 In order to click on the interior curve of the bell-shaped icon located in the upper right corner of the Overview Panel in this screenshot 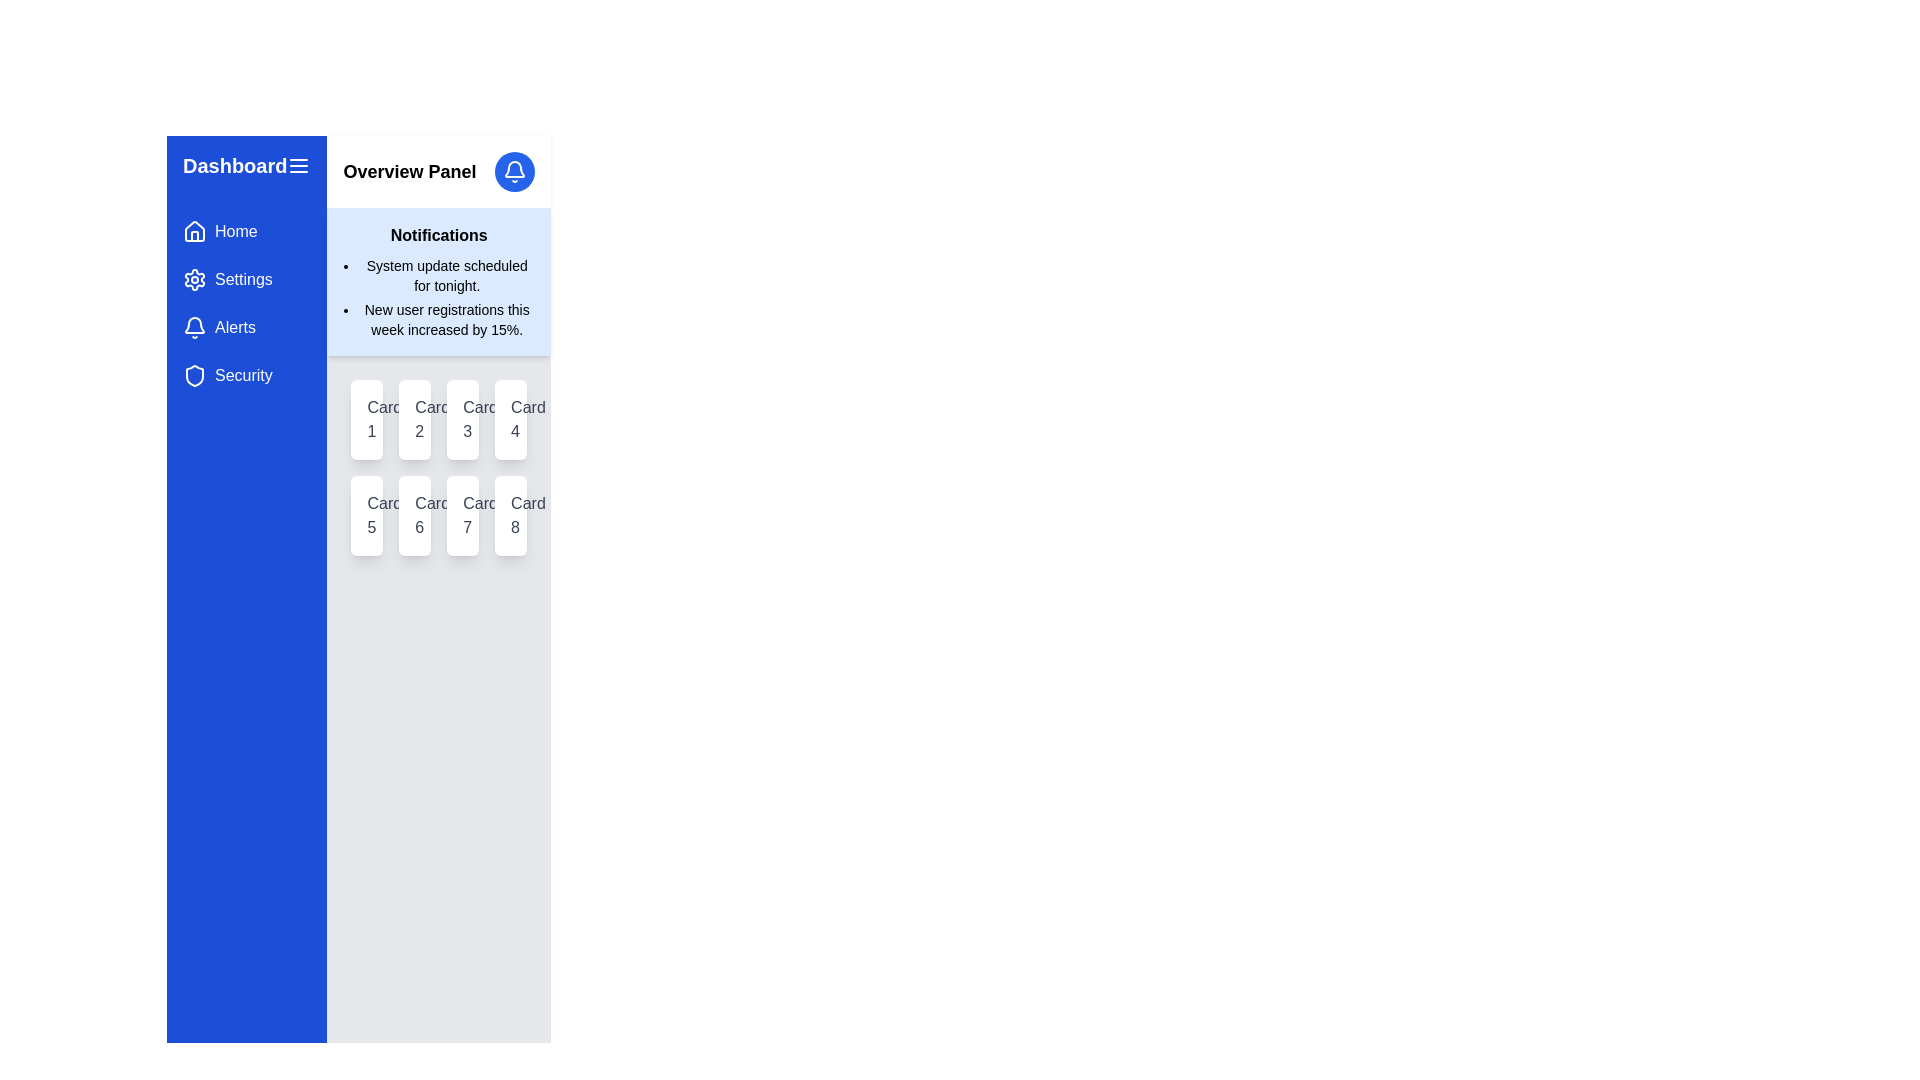, I will do `click(514, 168)`.